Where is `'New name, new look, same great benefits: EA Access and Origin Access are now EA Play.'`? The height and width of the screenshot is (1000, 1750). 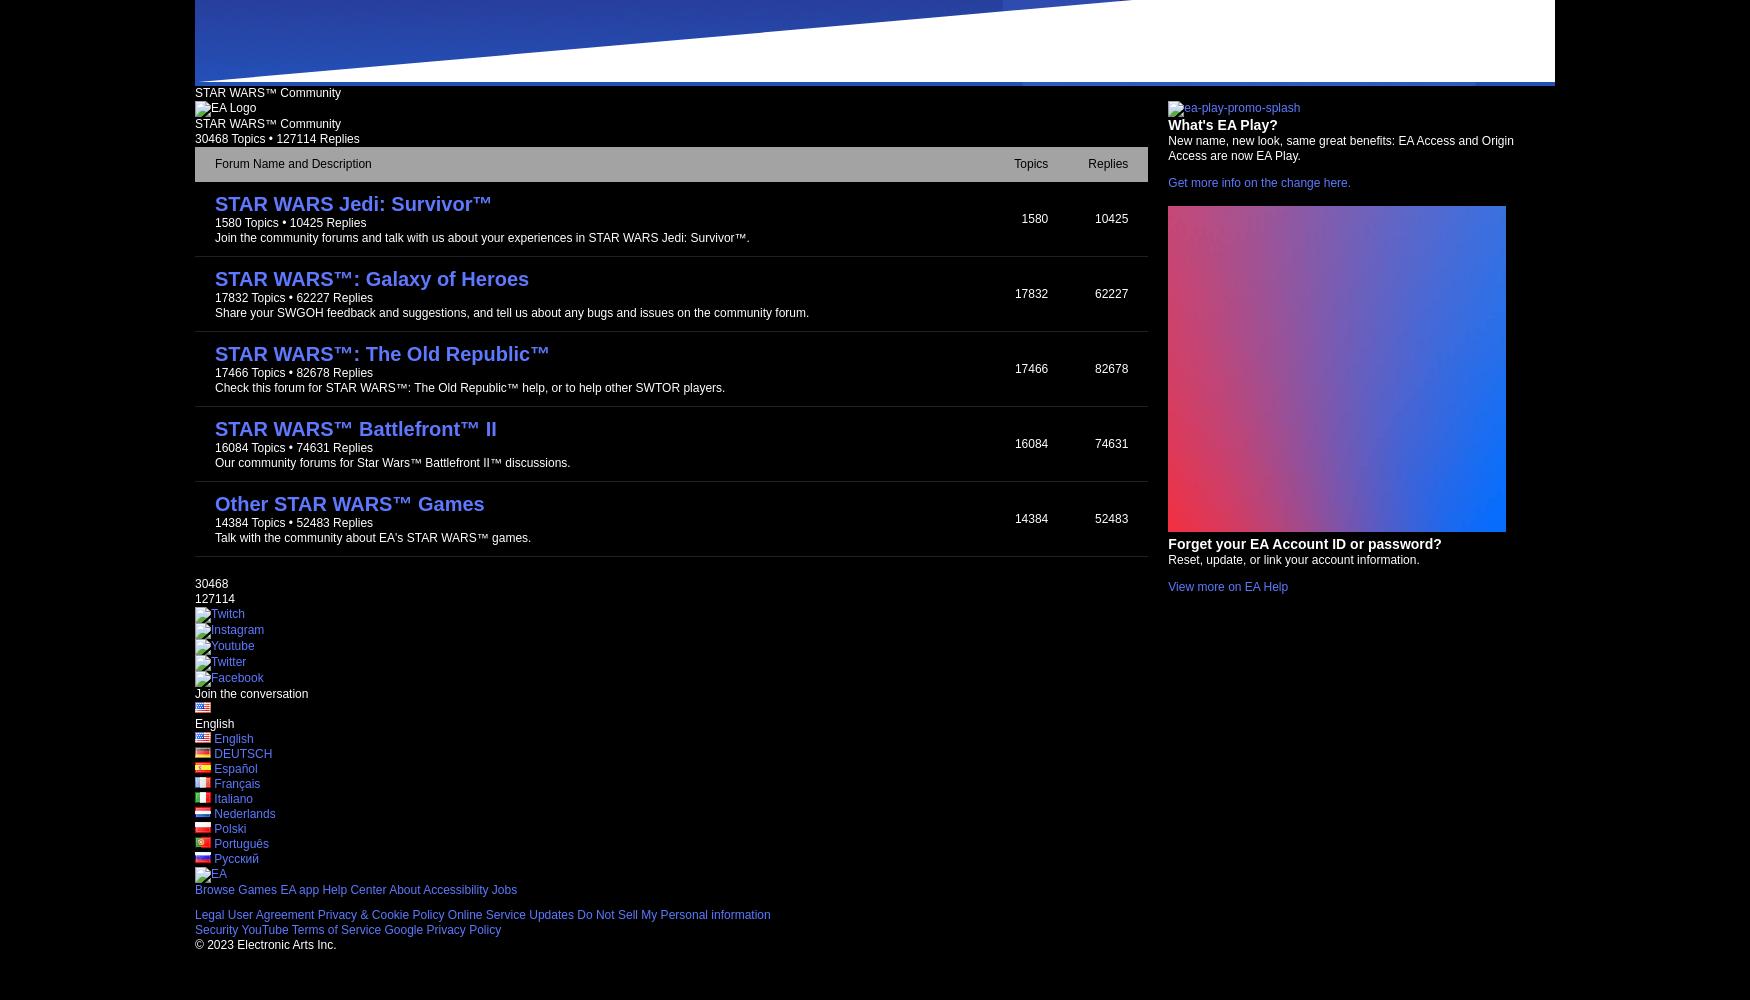
'New name, new look, same great benefits: EA Access and Origin Access are now EA Play.' is located at coordinates (1340, 148).